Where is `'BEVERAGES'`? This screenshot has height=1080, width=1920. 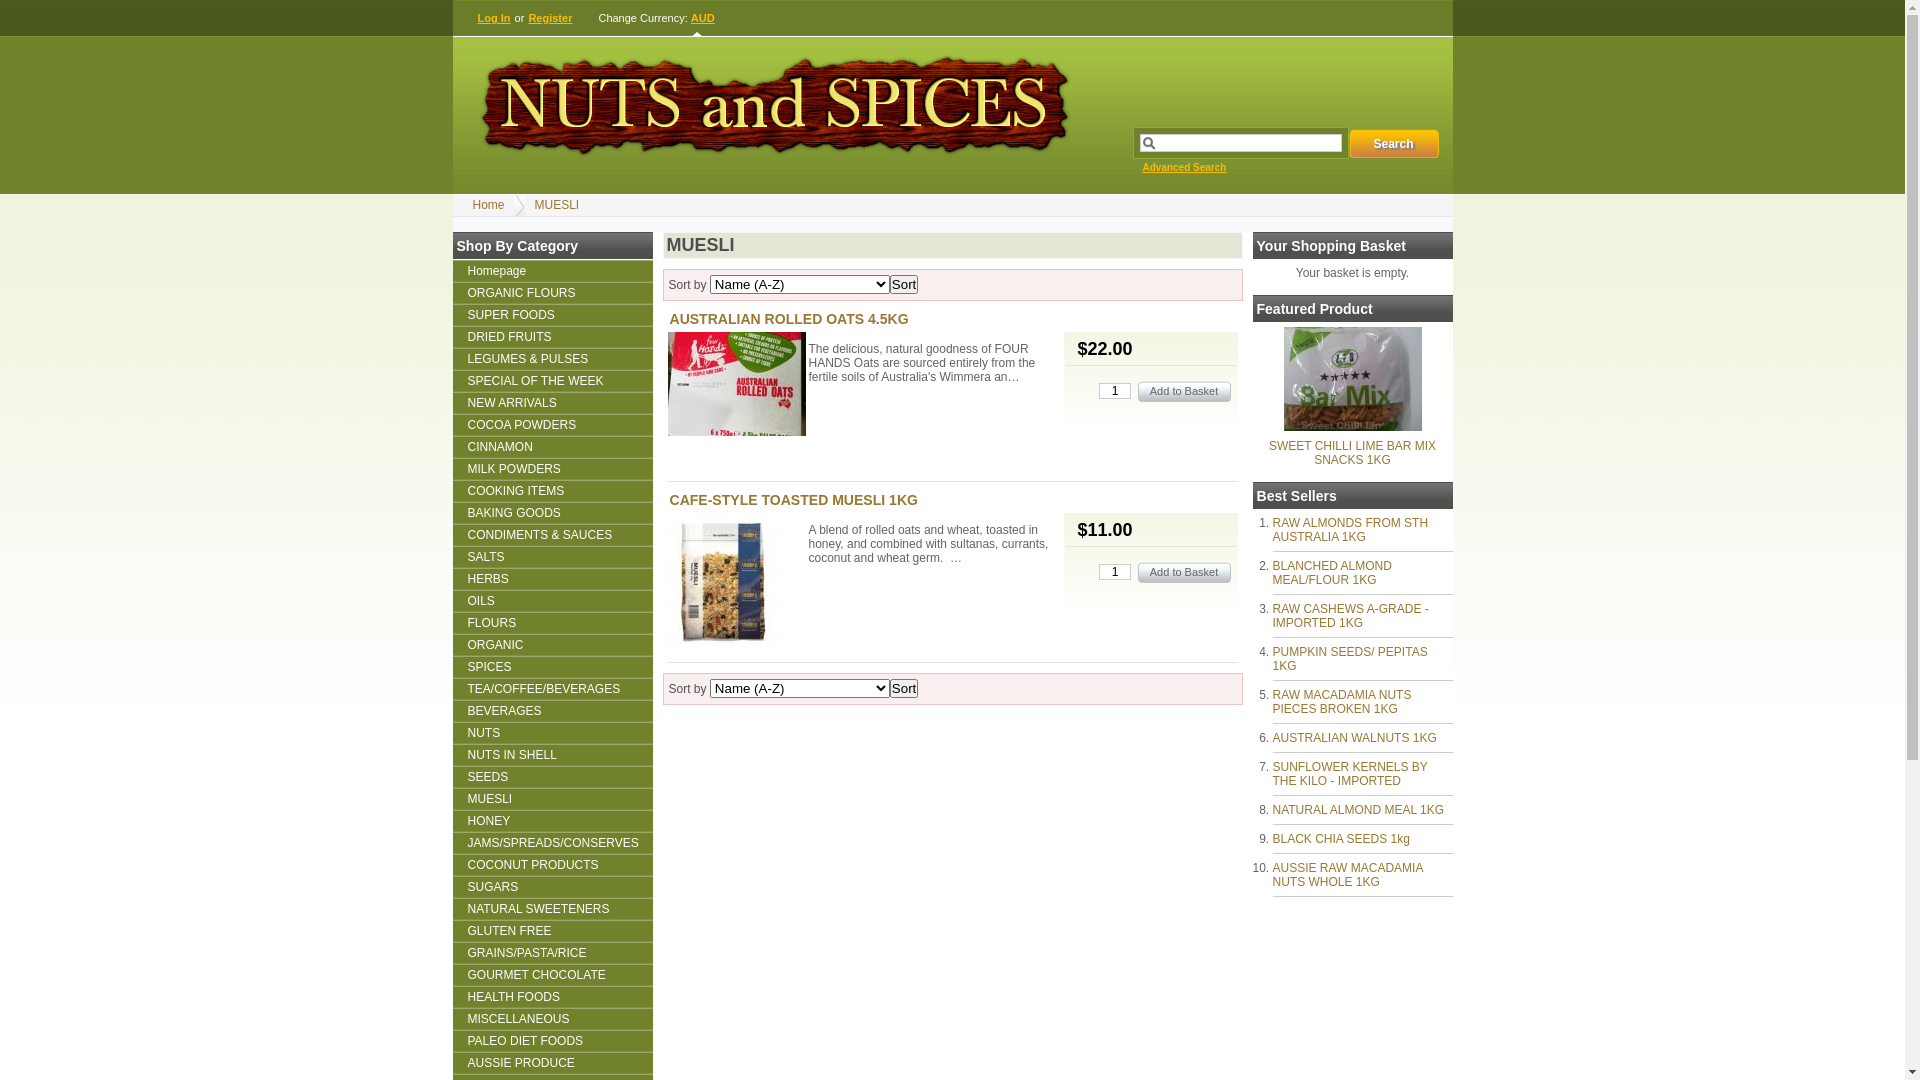 'BEVERAGES' is located at coordinates (552, 709).